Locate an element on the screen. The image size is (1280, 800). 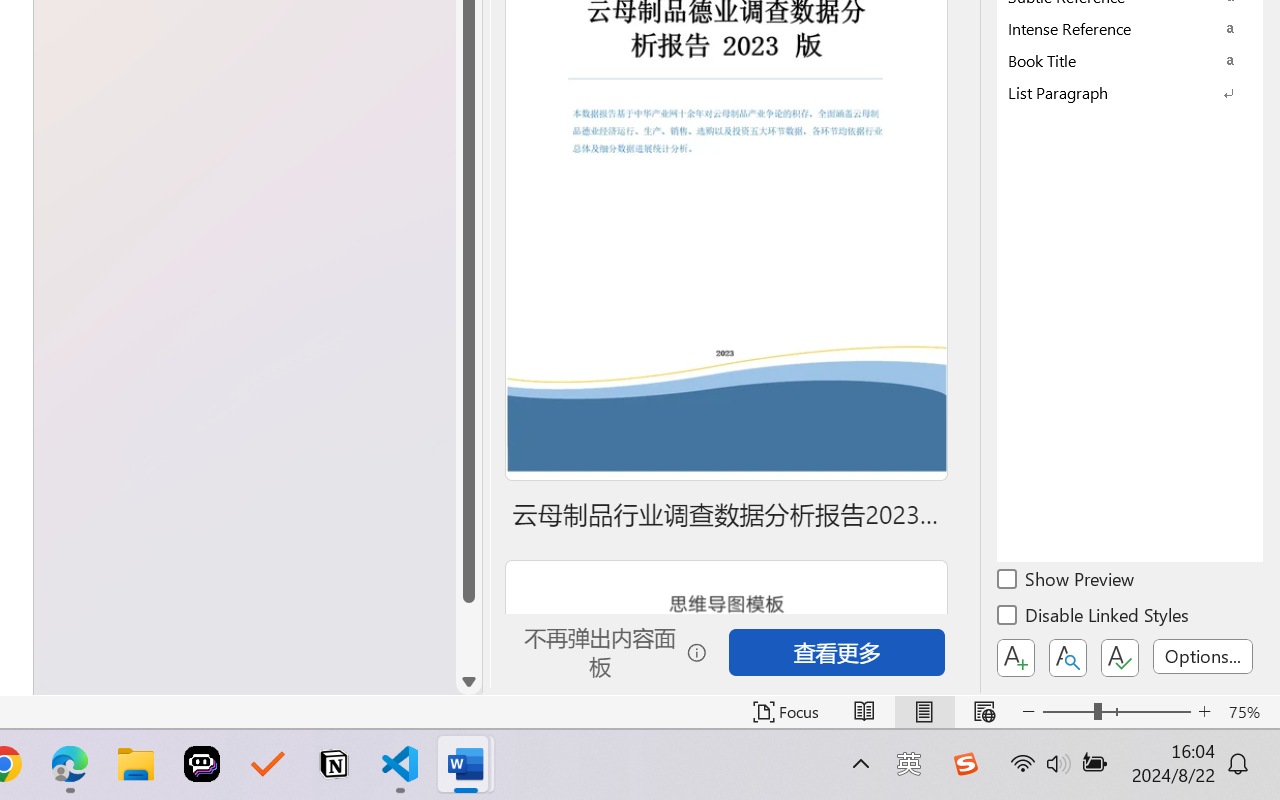
'Options...' is located at coordinates (1202, 655).